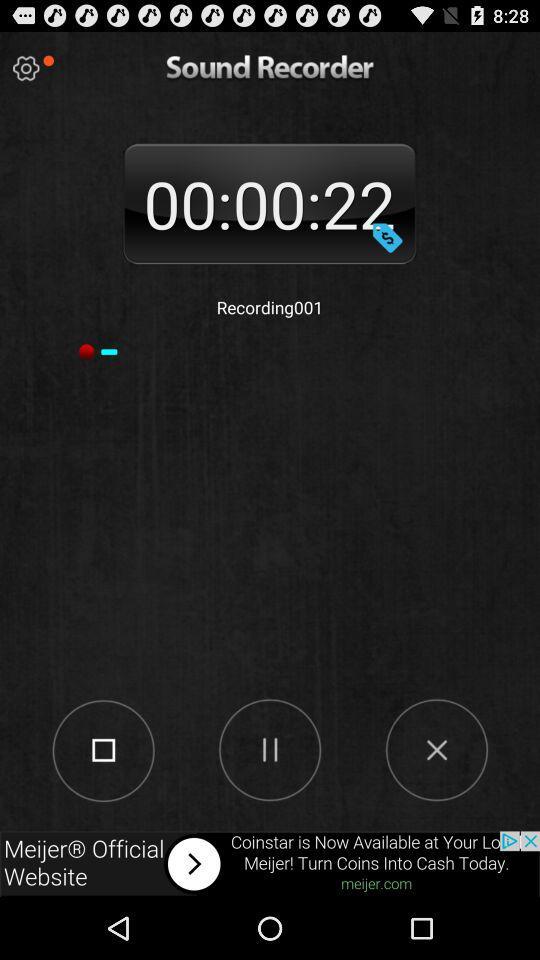 The height and width of the screenshot is (960, 540). What do you see at coordinates (387, 237) in the screenshot?
I see `see the price` at bounding box center [387, 237].